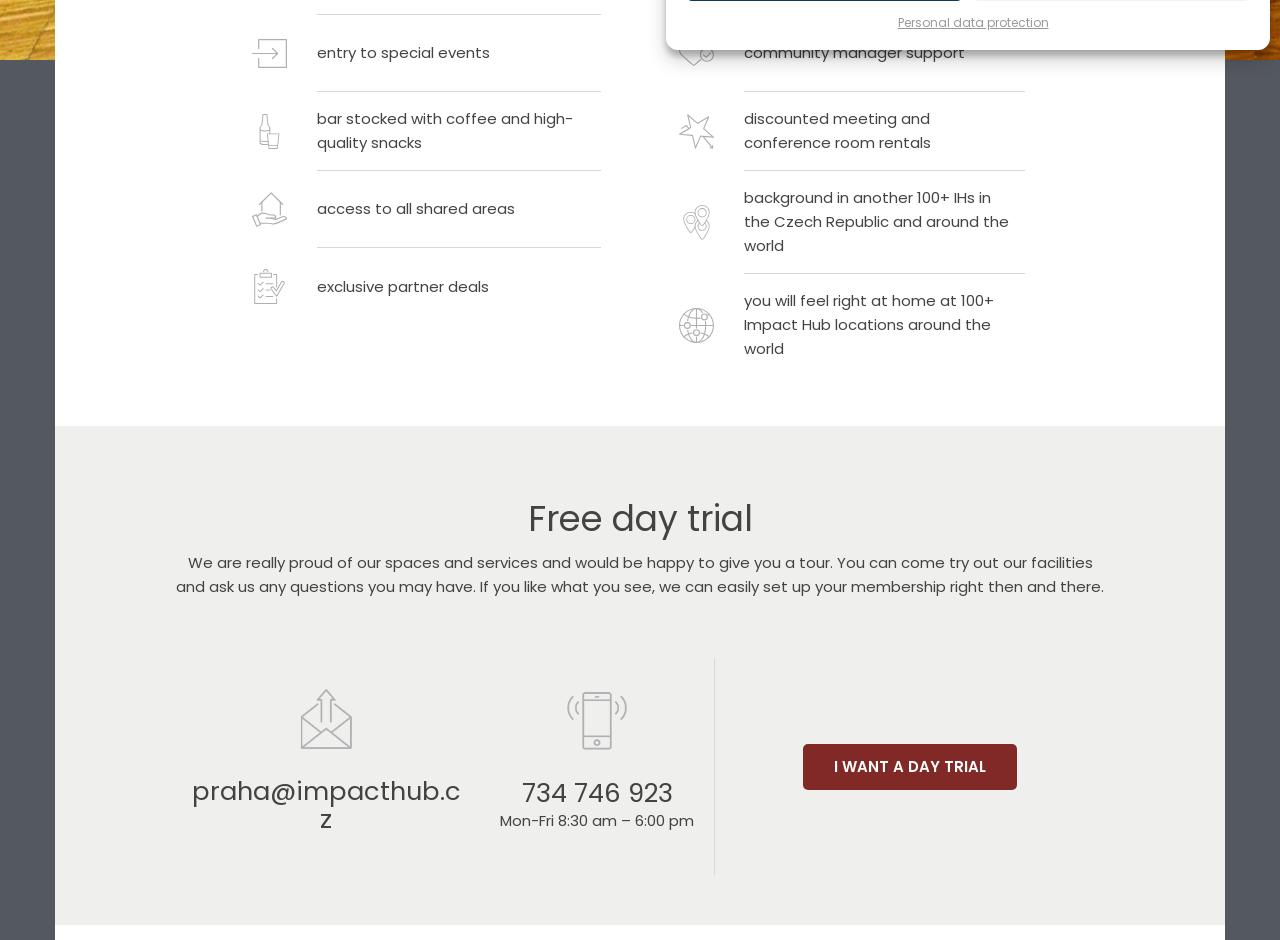 The width and height of the screenshot is (1280, 940). What do you see at coordinates (444, 129) in the screenshot?
I see `'bar stocked with coffee and high-quality snacks'` at bounding box center [444, 129].